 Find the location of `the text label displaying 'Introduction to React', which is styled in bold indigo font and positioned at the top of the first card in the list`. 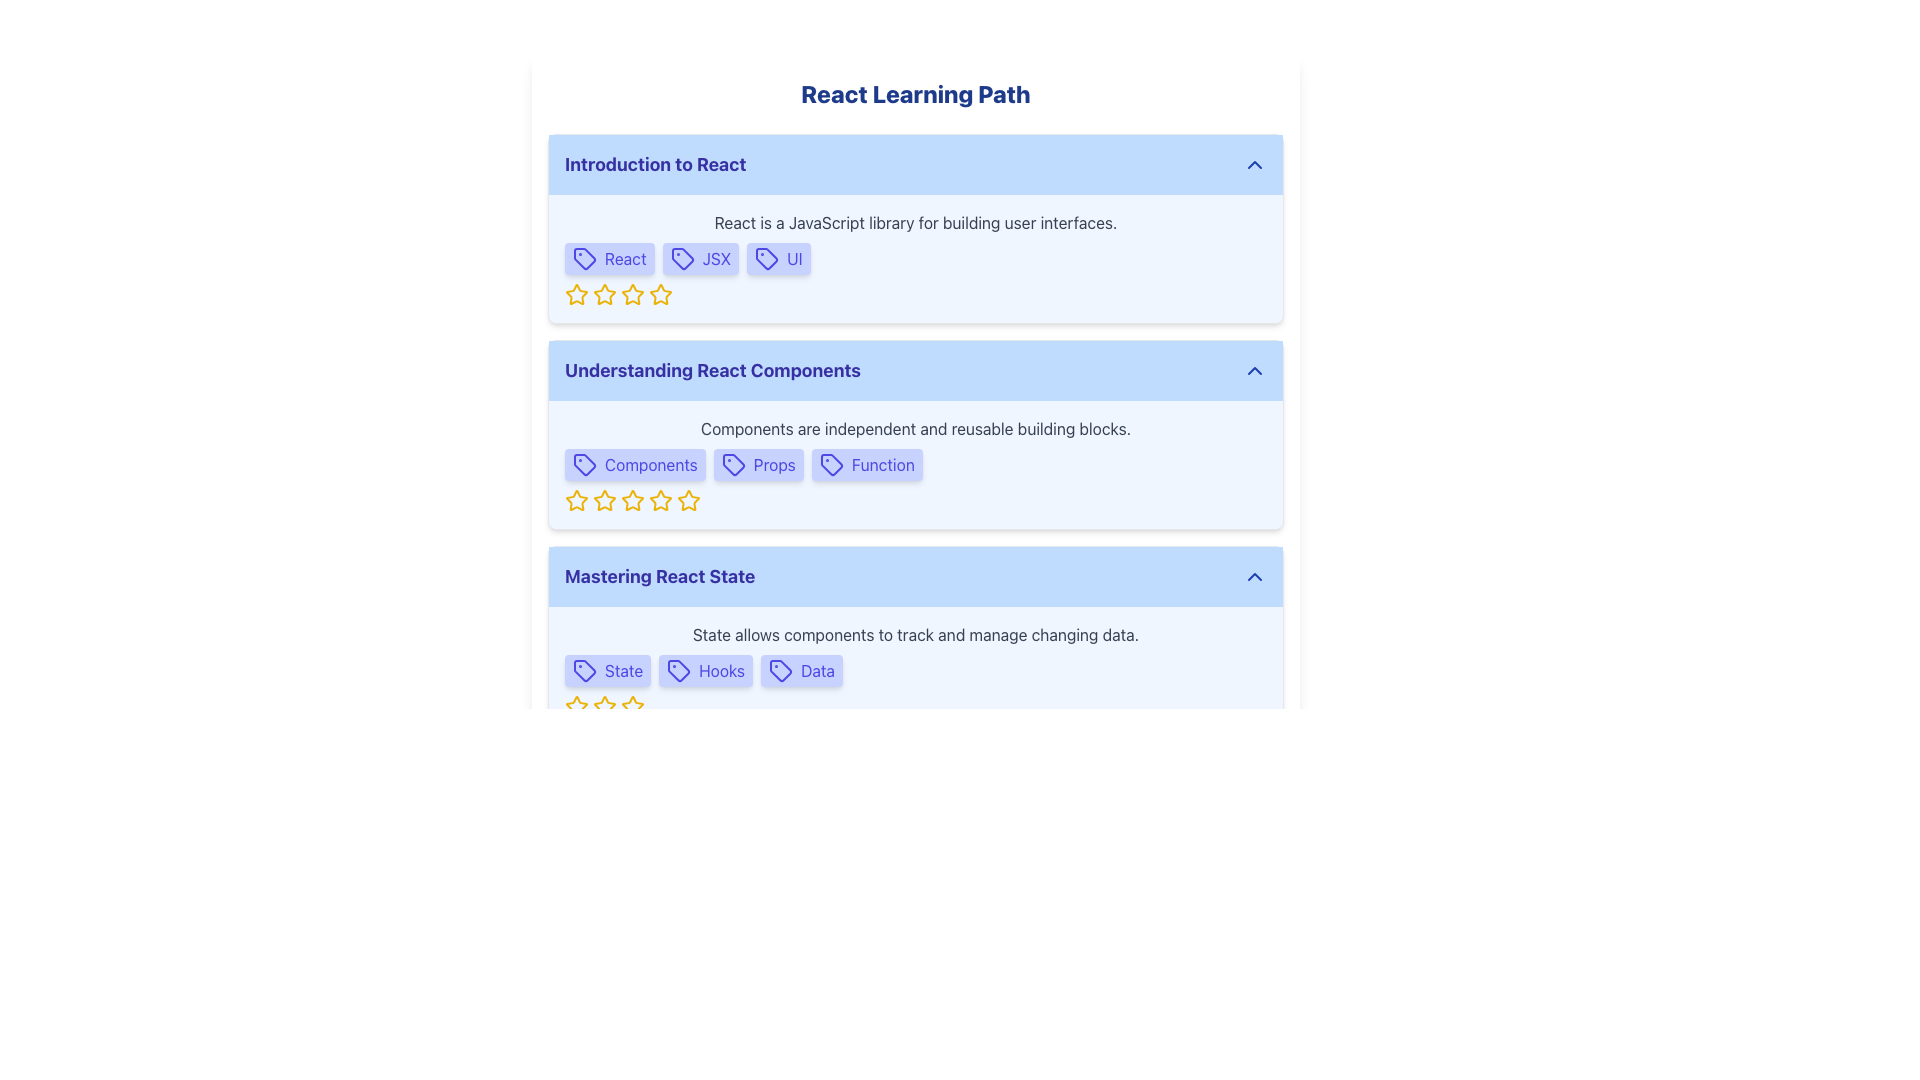

the text label displaying 'Introduction to React', which is styled in bold indigo font and positioned at the top of the first card in the list is located at coordinates (655, 164).